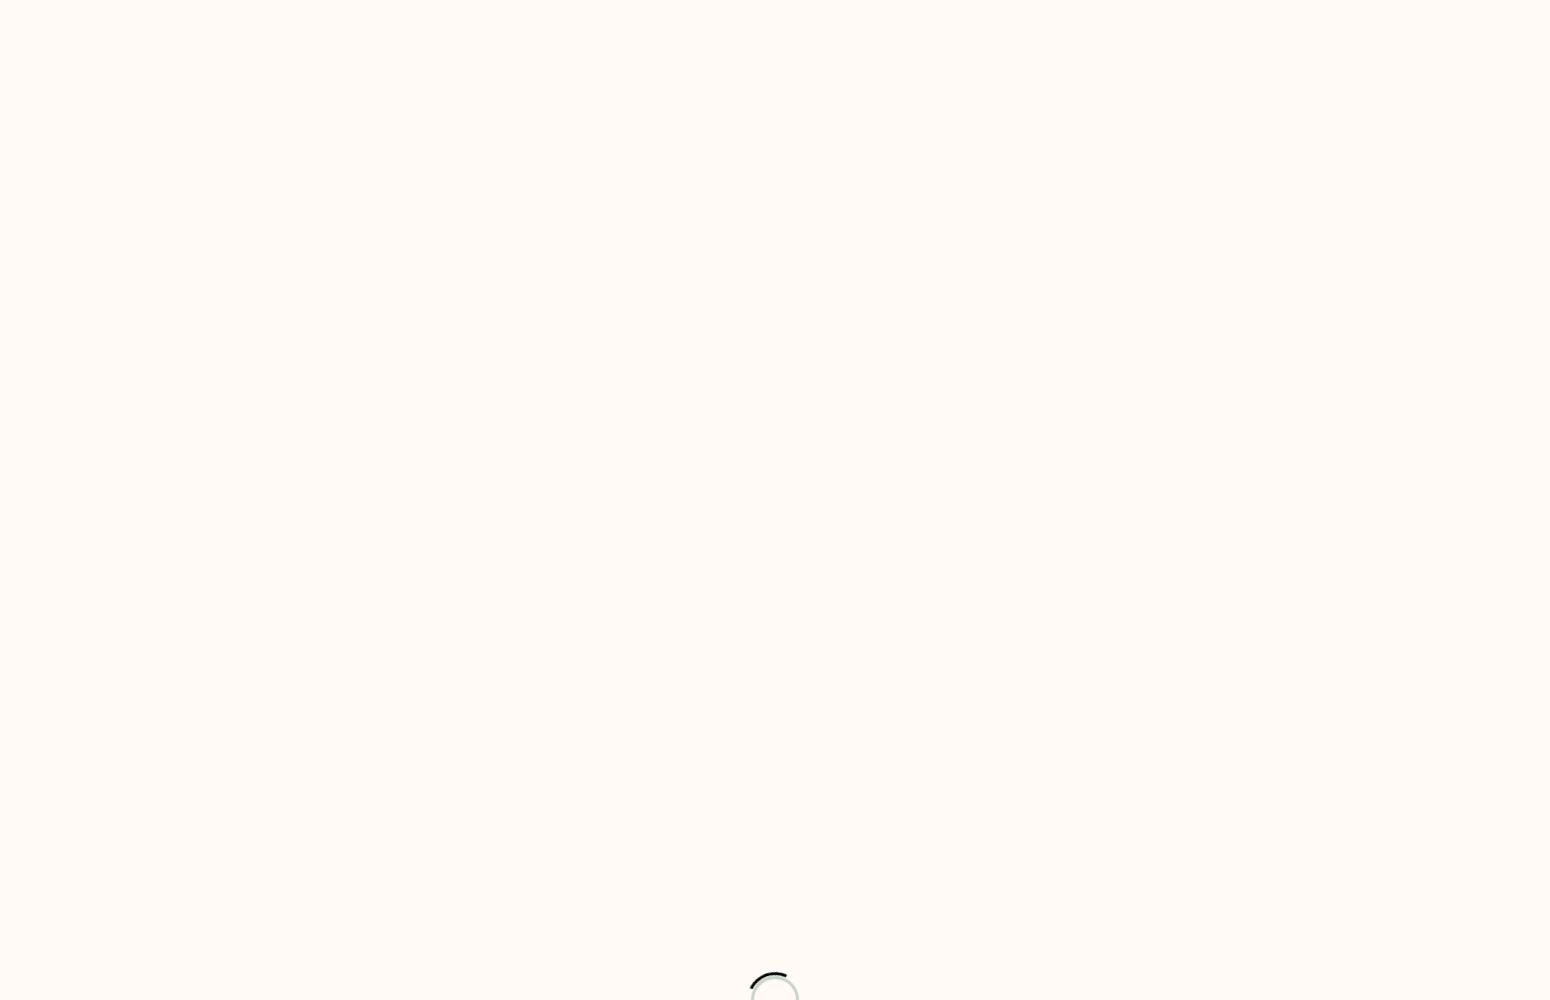 The image size is (1550, 1000). I want to click on 'of 1', so click(1065, 918).